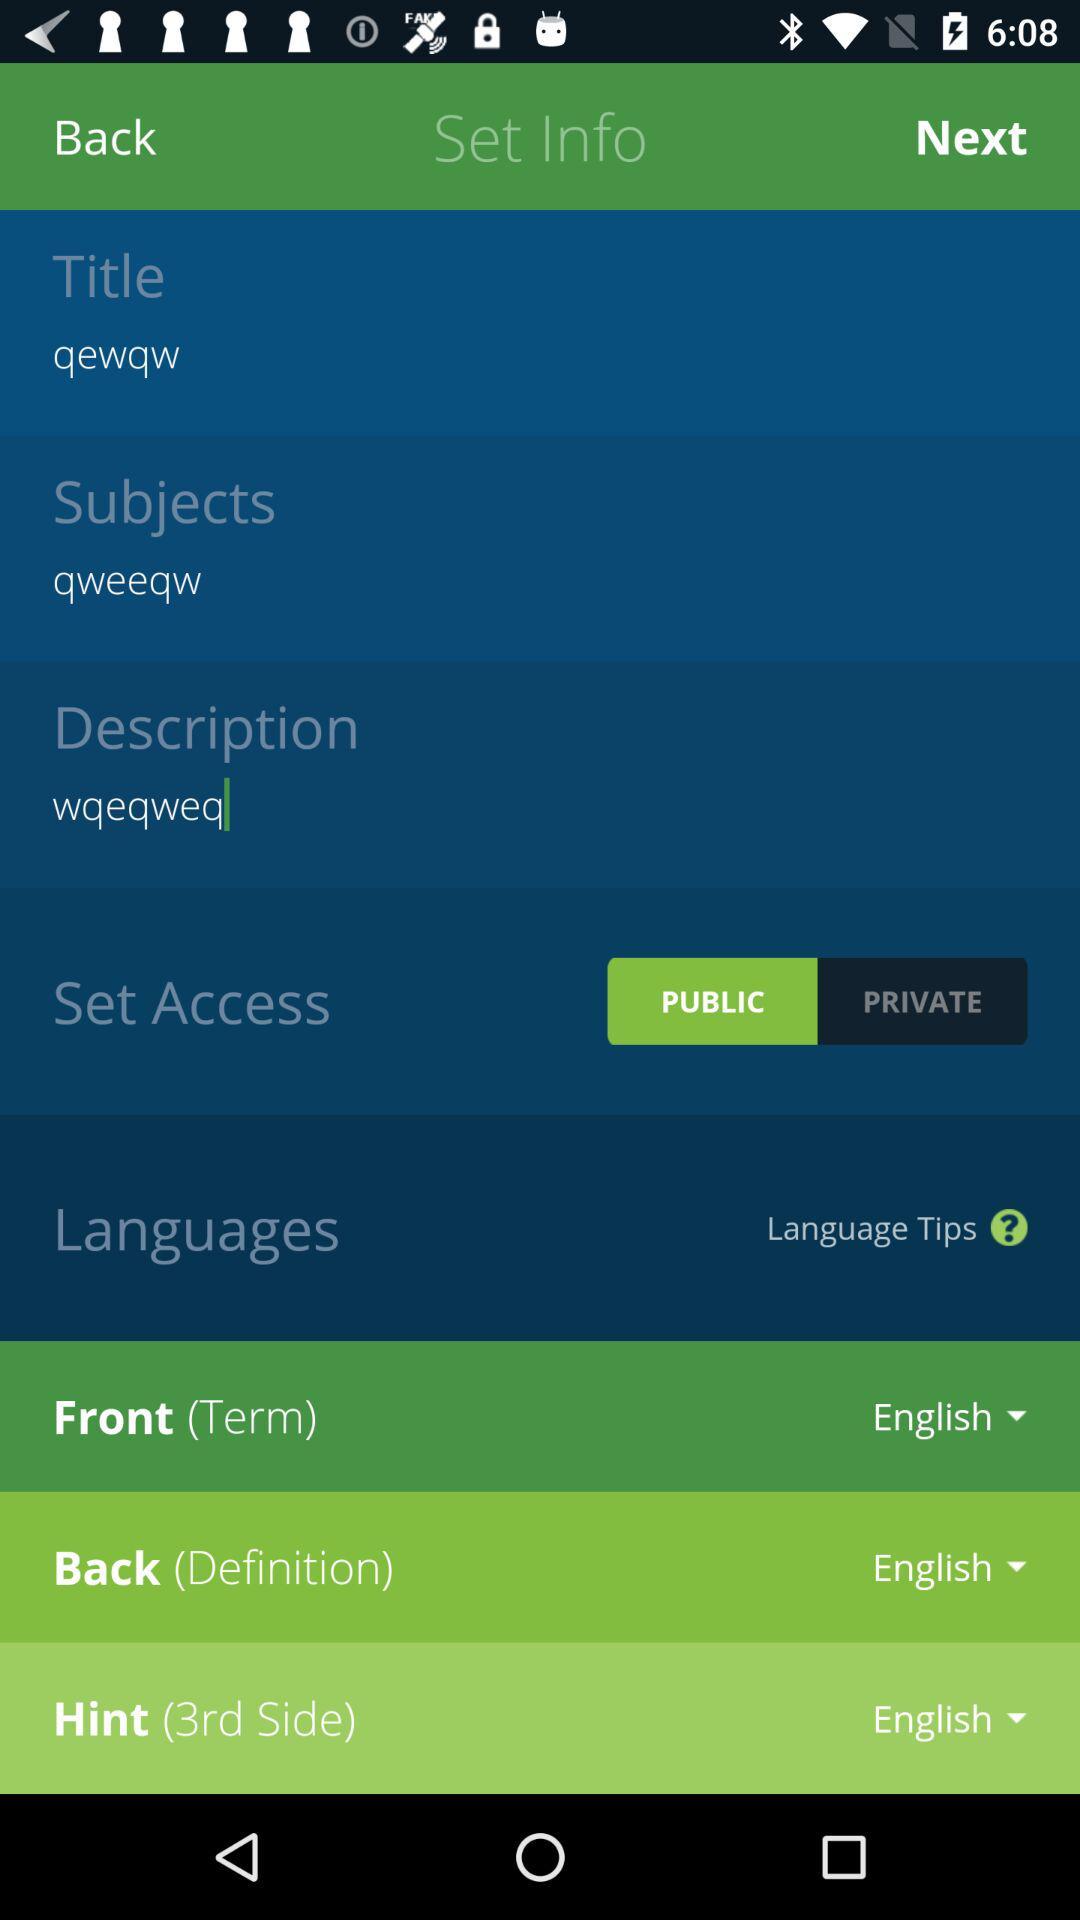  I want to click on item below the wqeqweq, so click(711, 1001).